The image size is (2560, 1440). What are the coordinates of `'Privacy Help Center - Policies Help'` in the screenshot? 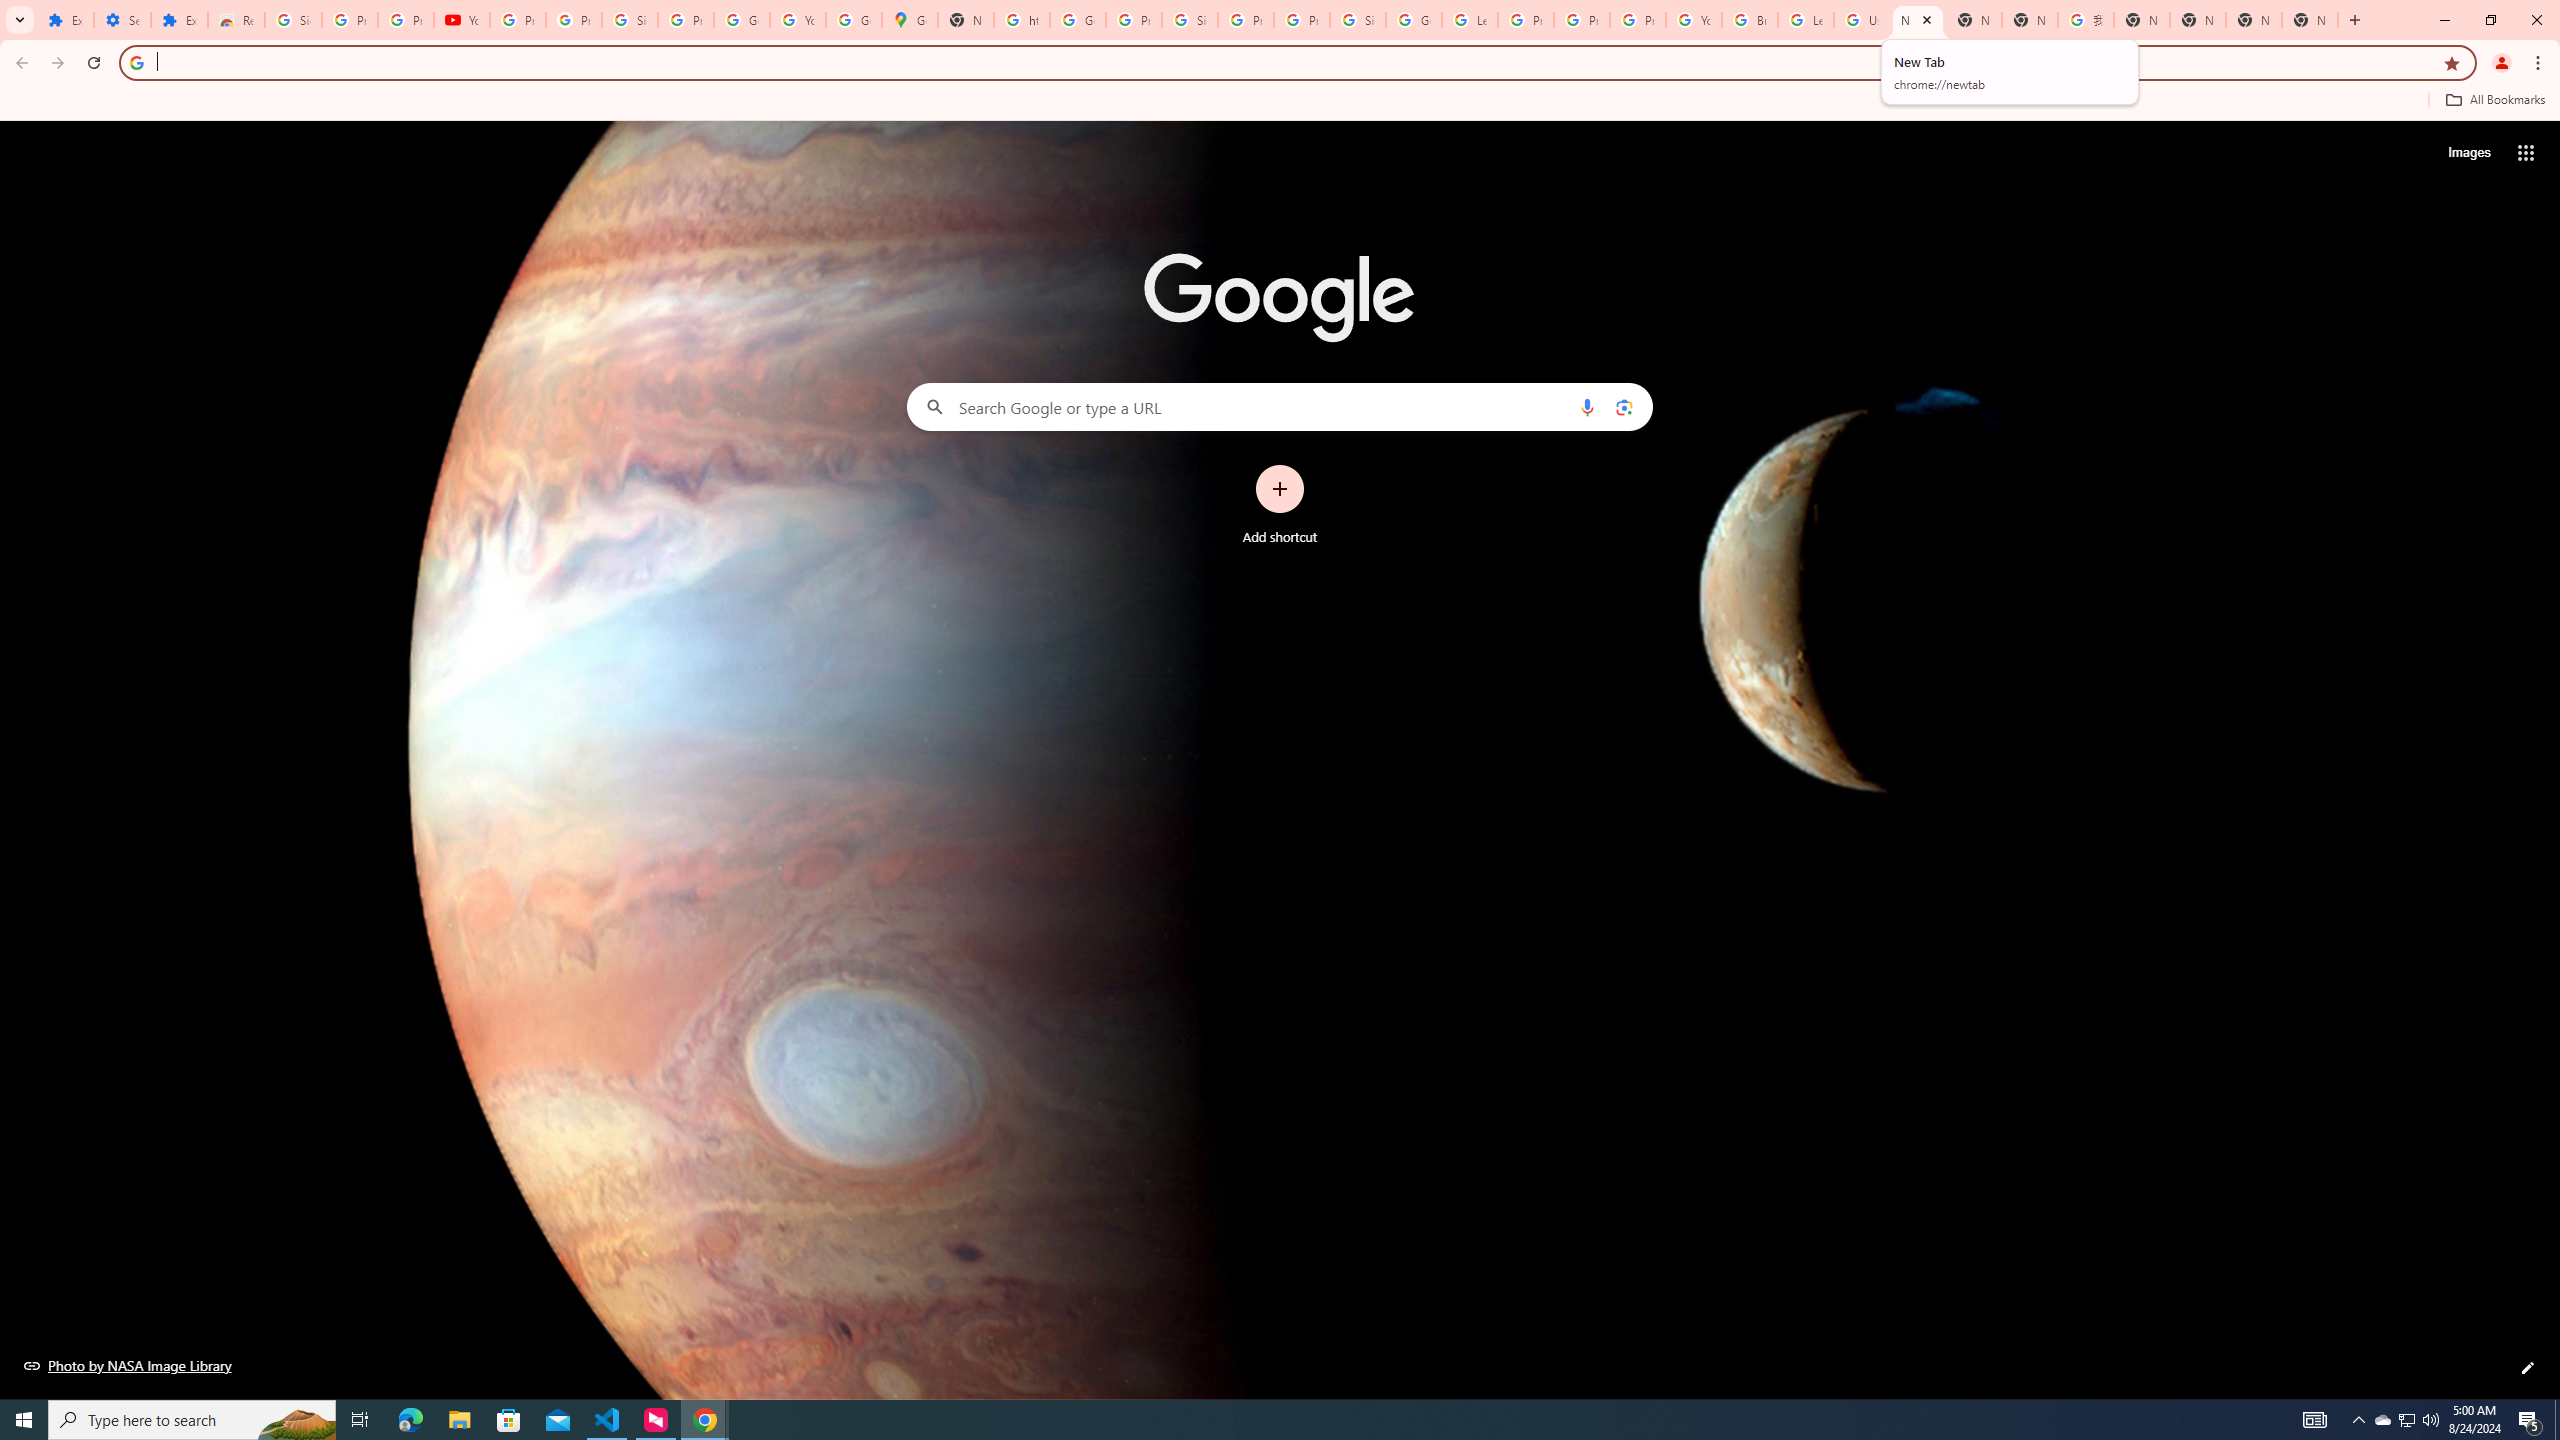 It's located at (1581, 19).